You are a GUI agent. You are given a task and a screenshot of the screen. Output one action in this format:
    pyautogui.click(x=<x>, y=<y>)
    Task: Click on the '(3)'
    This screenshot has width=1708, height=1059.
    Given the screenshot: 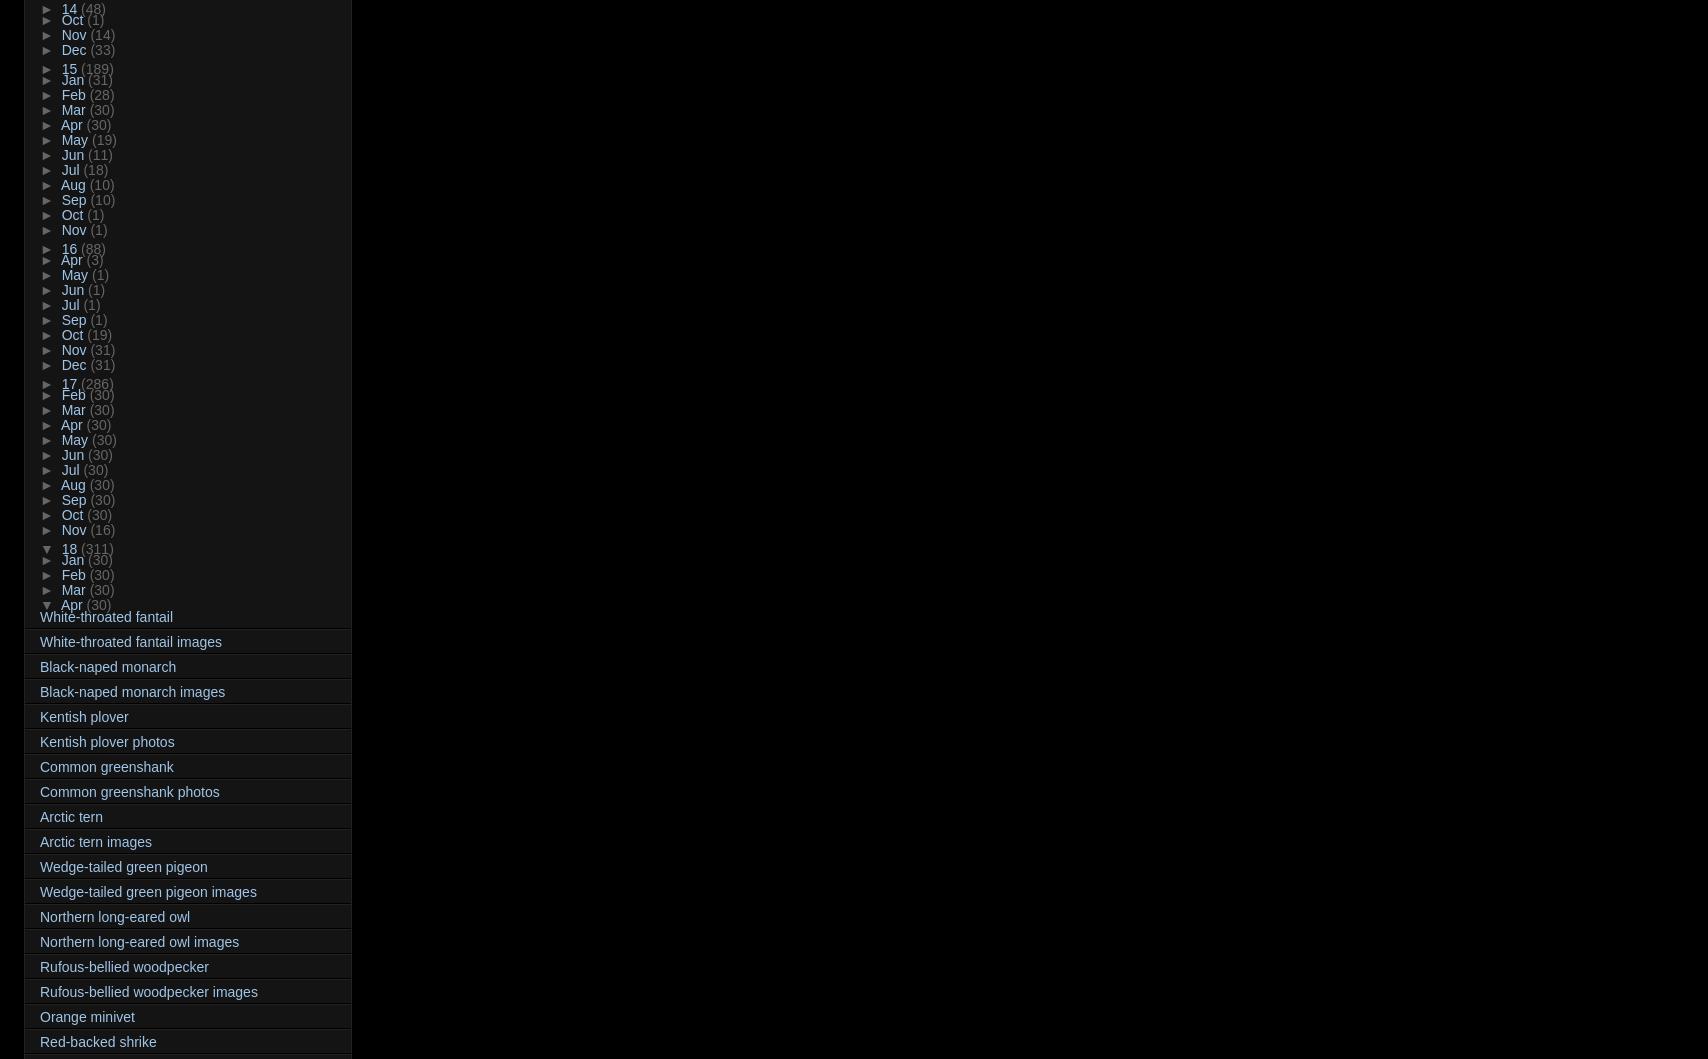 What is the action you would take?
    pyautogui.click(x=94, y=259)
    